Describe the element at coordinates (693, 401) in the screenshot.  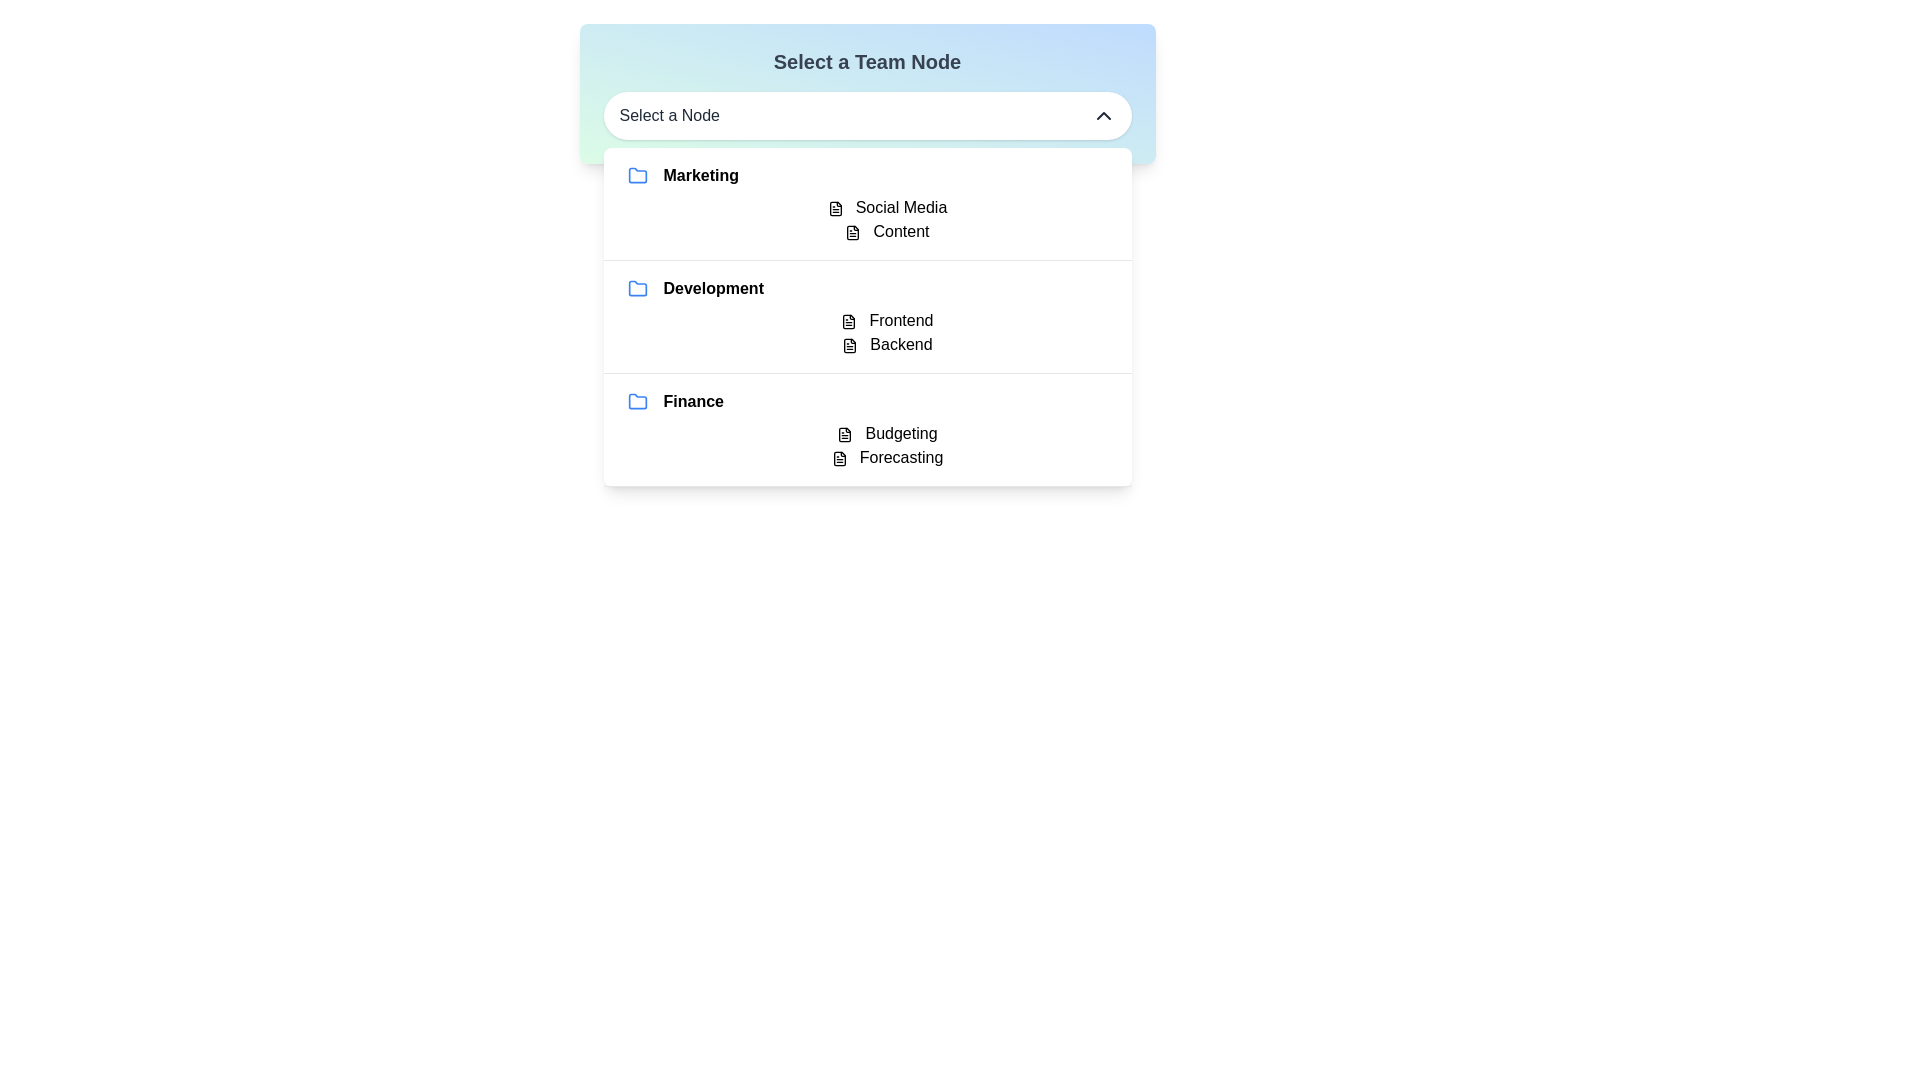
I see `the 'Finance' text label, which serves as a clickable reference for exploring details or subcategories under the category header, positioned as the third main category in the section listing team nodes` at that location.